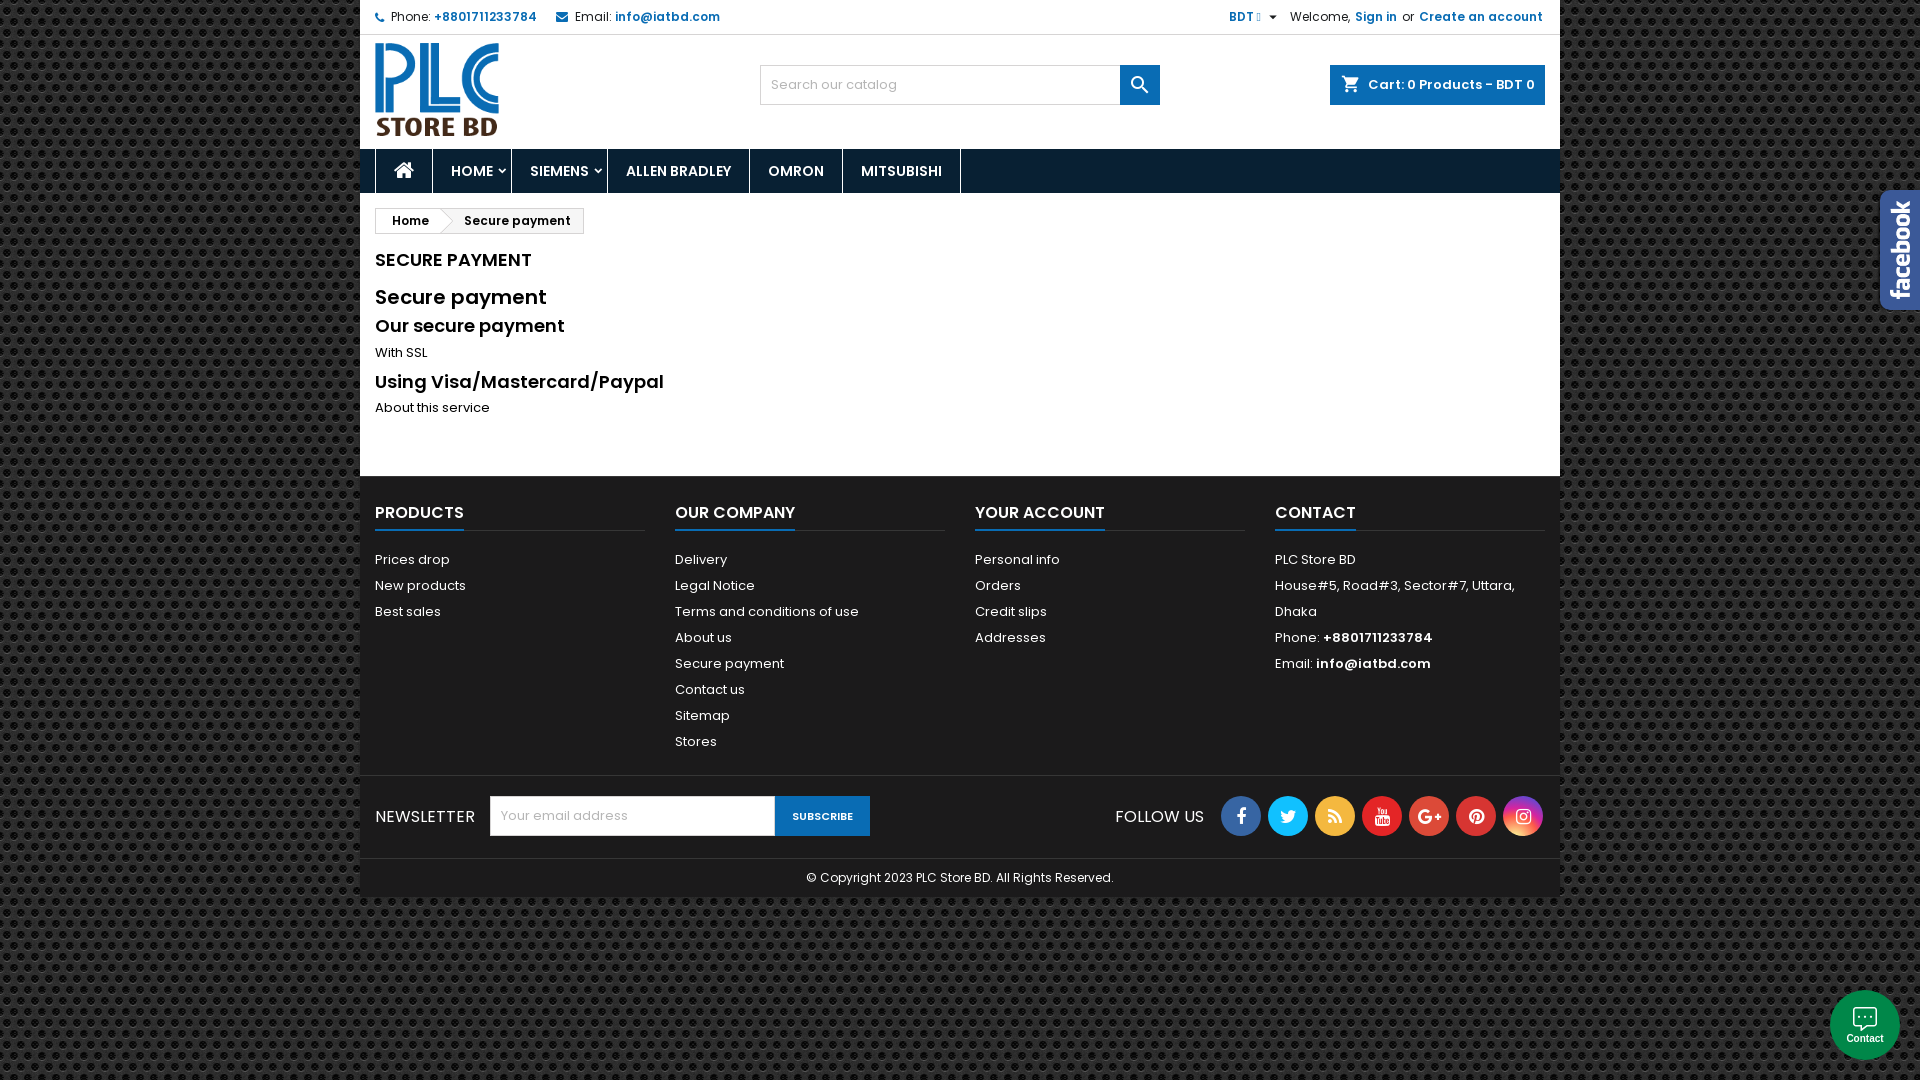  What do you see at coordinates (675, 559) in the screenshot?
I see `'Delivery'` at bounding box center [675, 559].